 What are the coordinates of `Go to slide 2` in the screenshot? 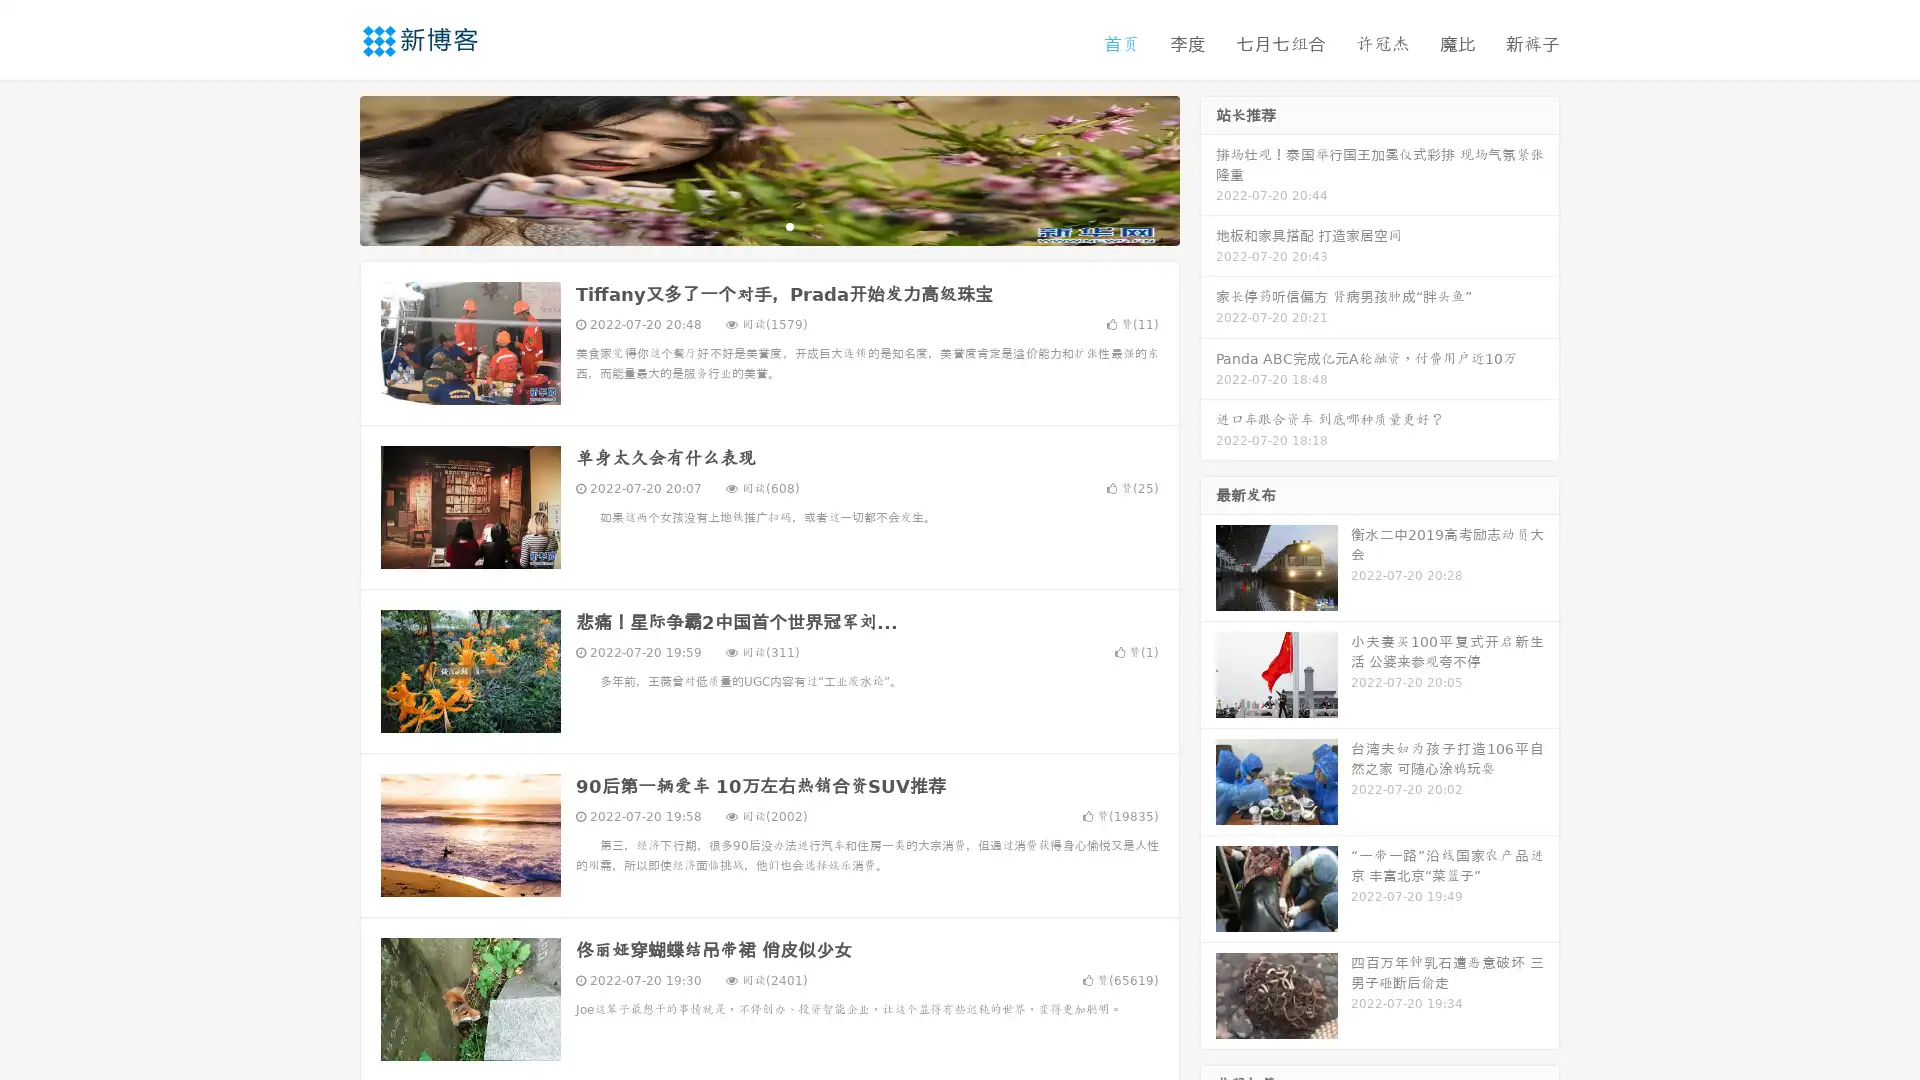 It's located at (768, 225).